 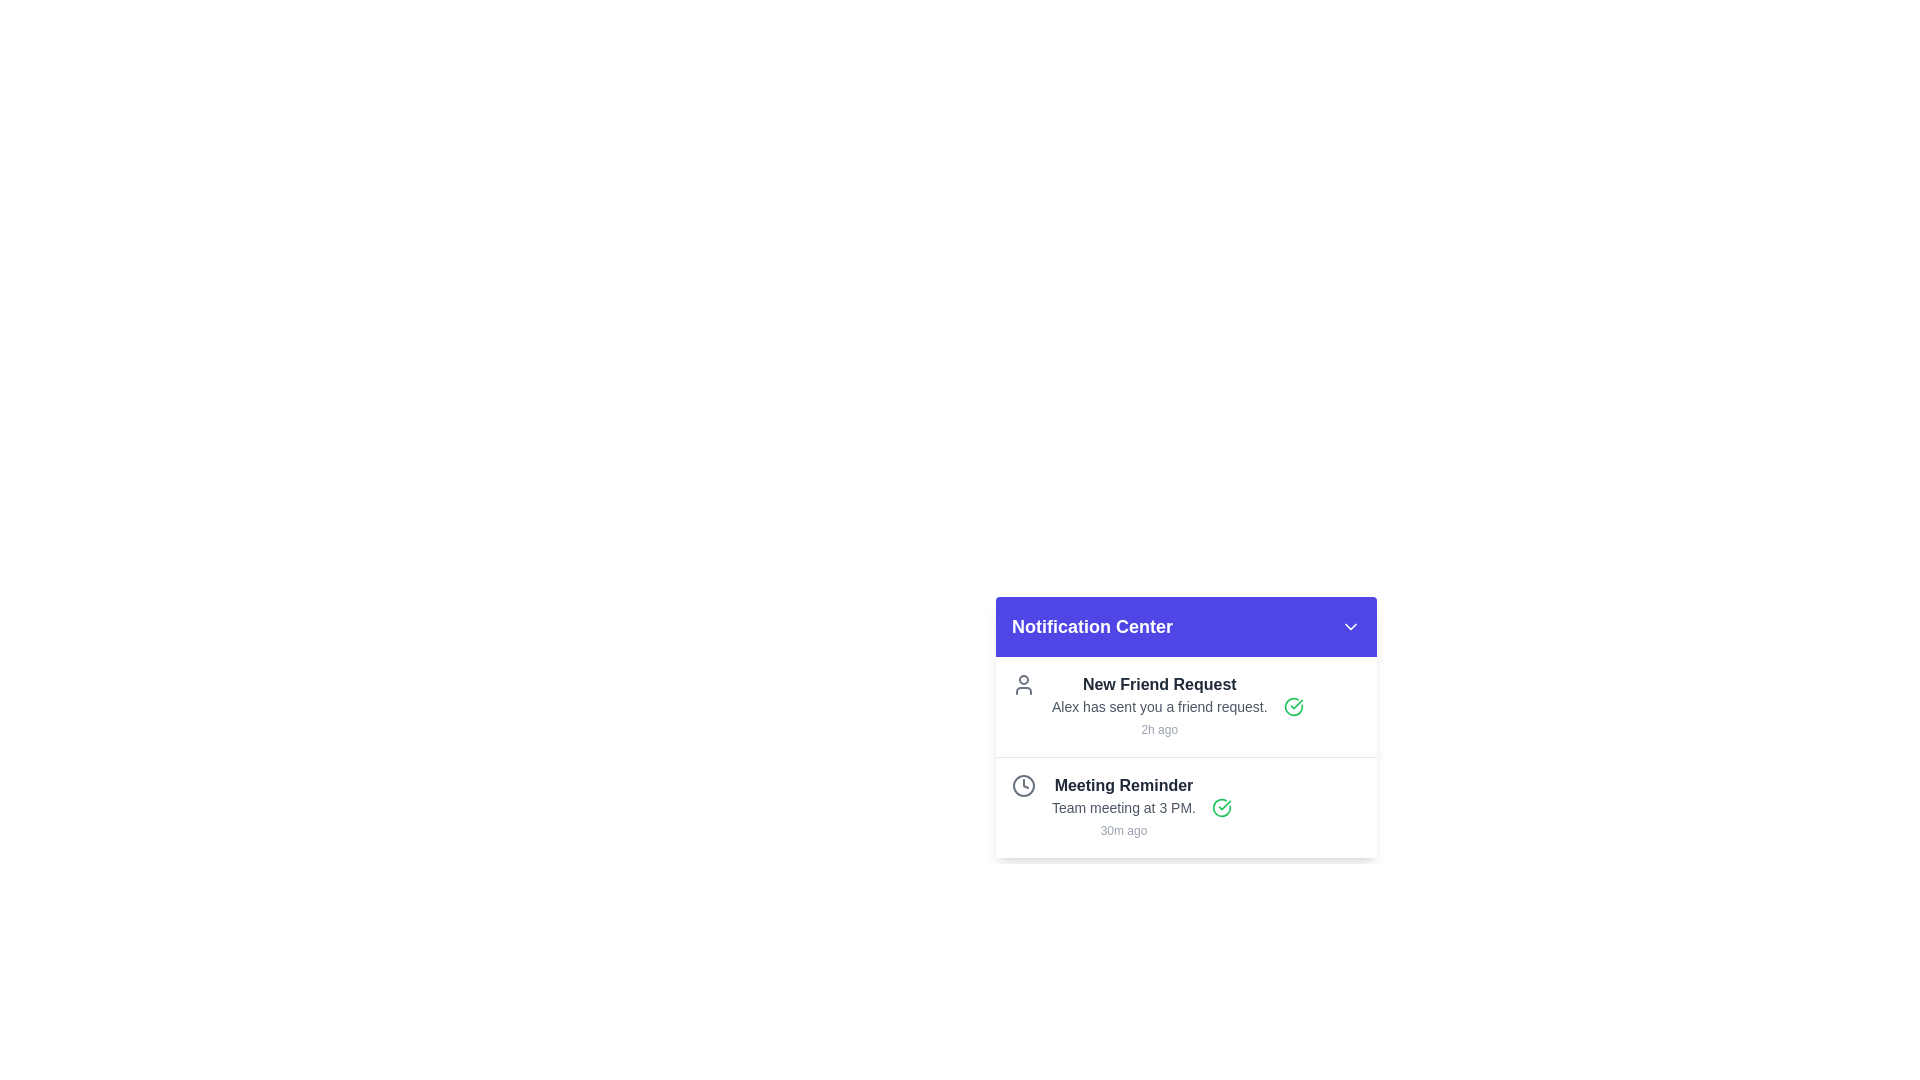 I want to click on the second notification entry titled 'Meeting Reminder' in the notification center, so click(x=1186, y=806).